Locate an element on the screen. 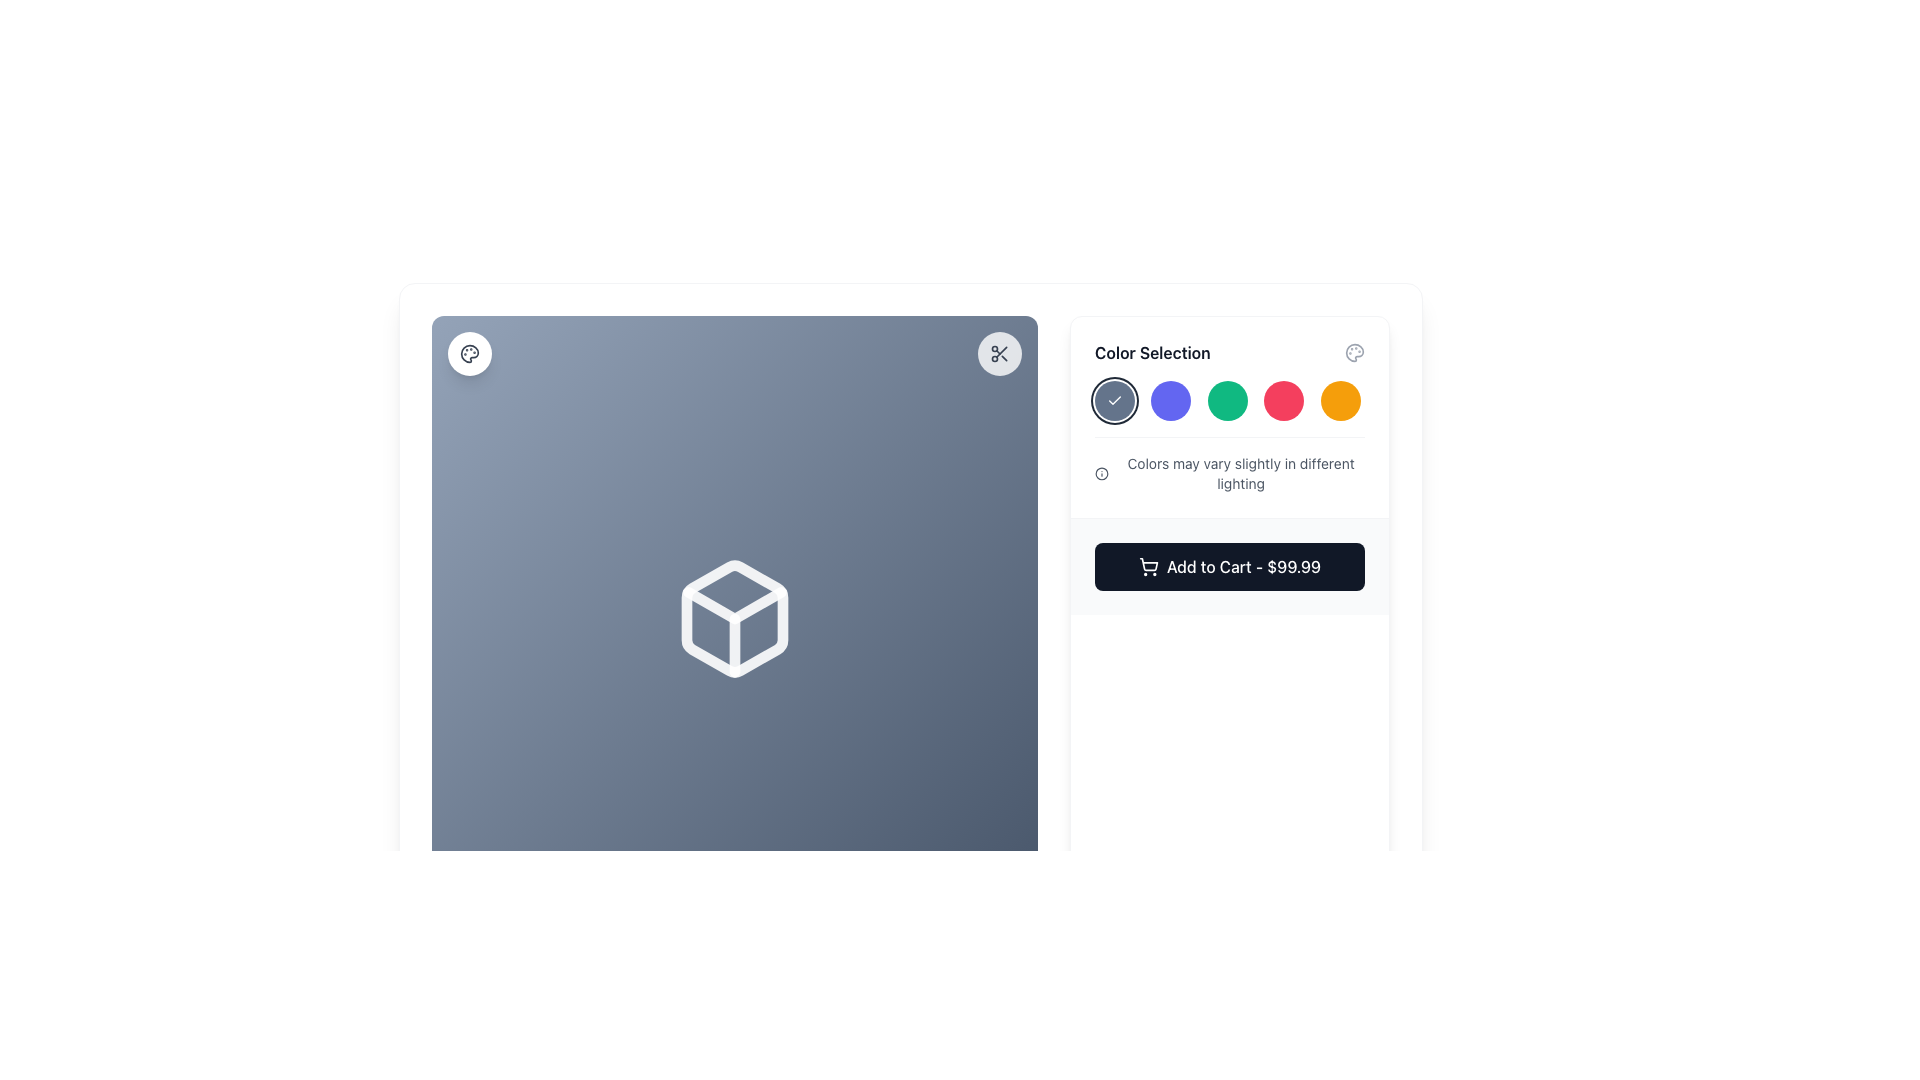  the horizontal row of five circular color selectors in the 'Color Selection' section is located at coordinates (1228, 401).